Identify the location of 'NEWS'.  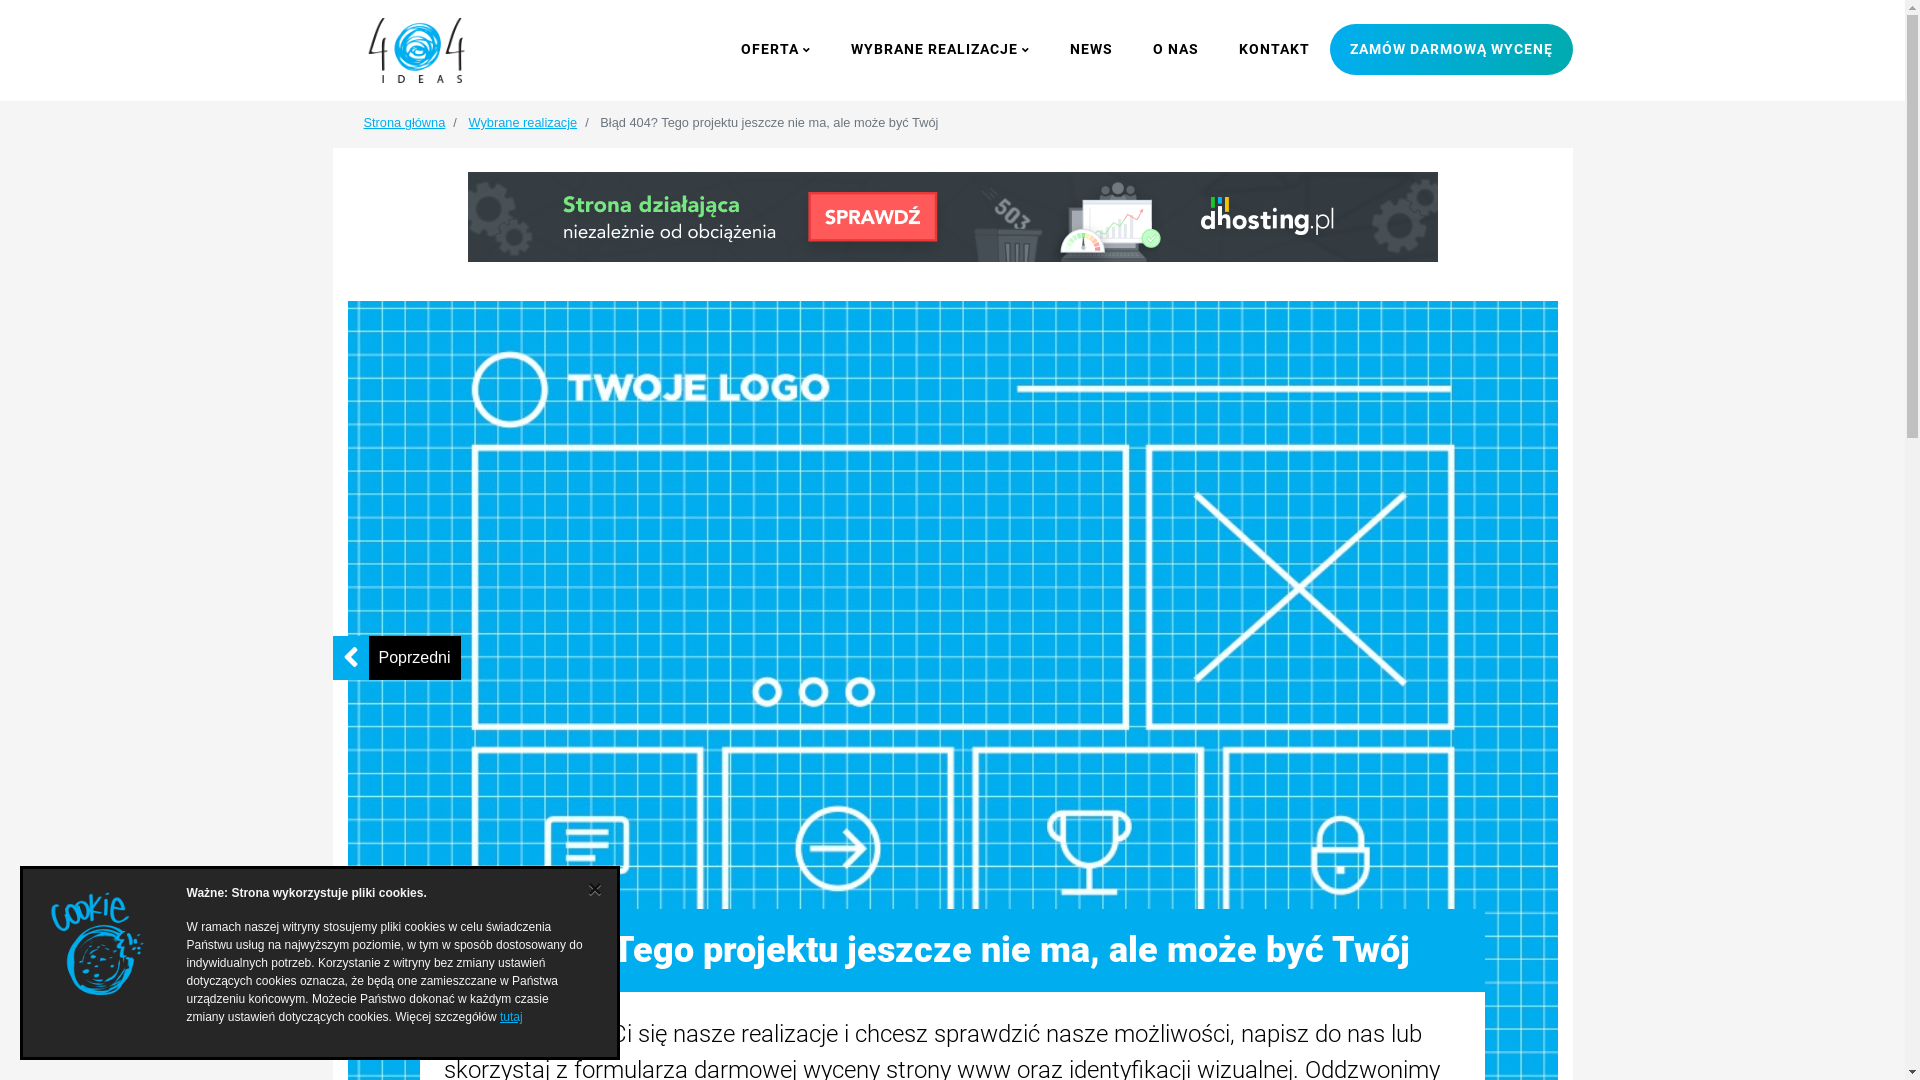
(1090, 48).